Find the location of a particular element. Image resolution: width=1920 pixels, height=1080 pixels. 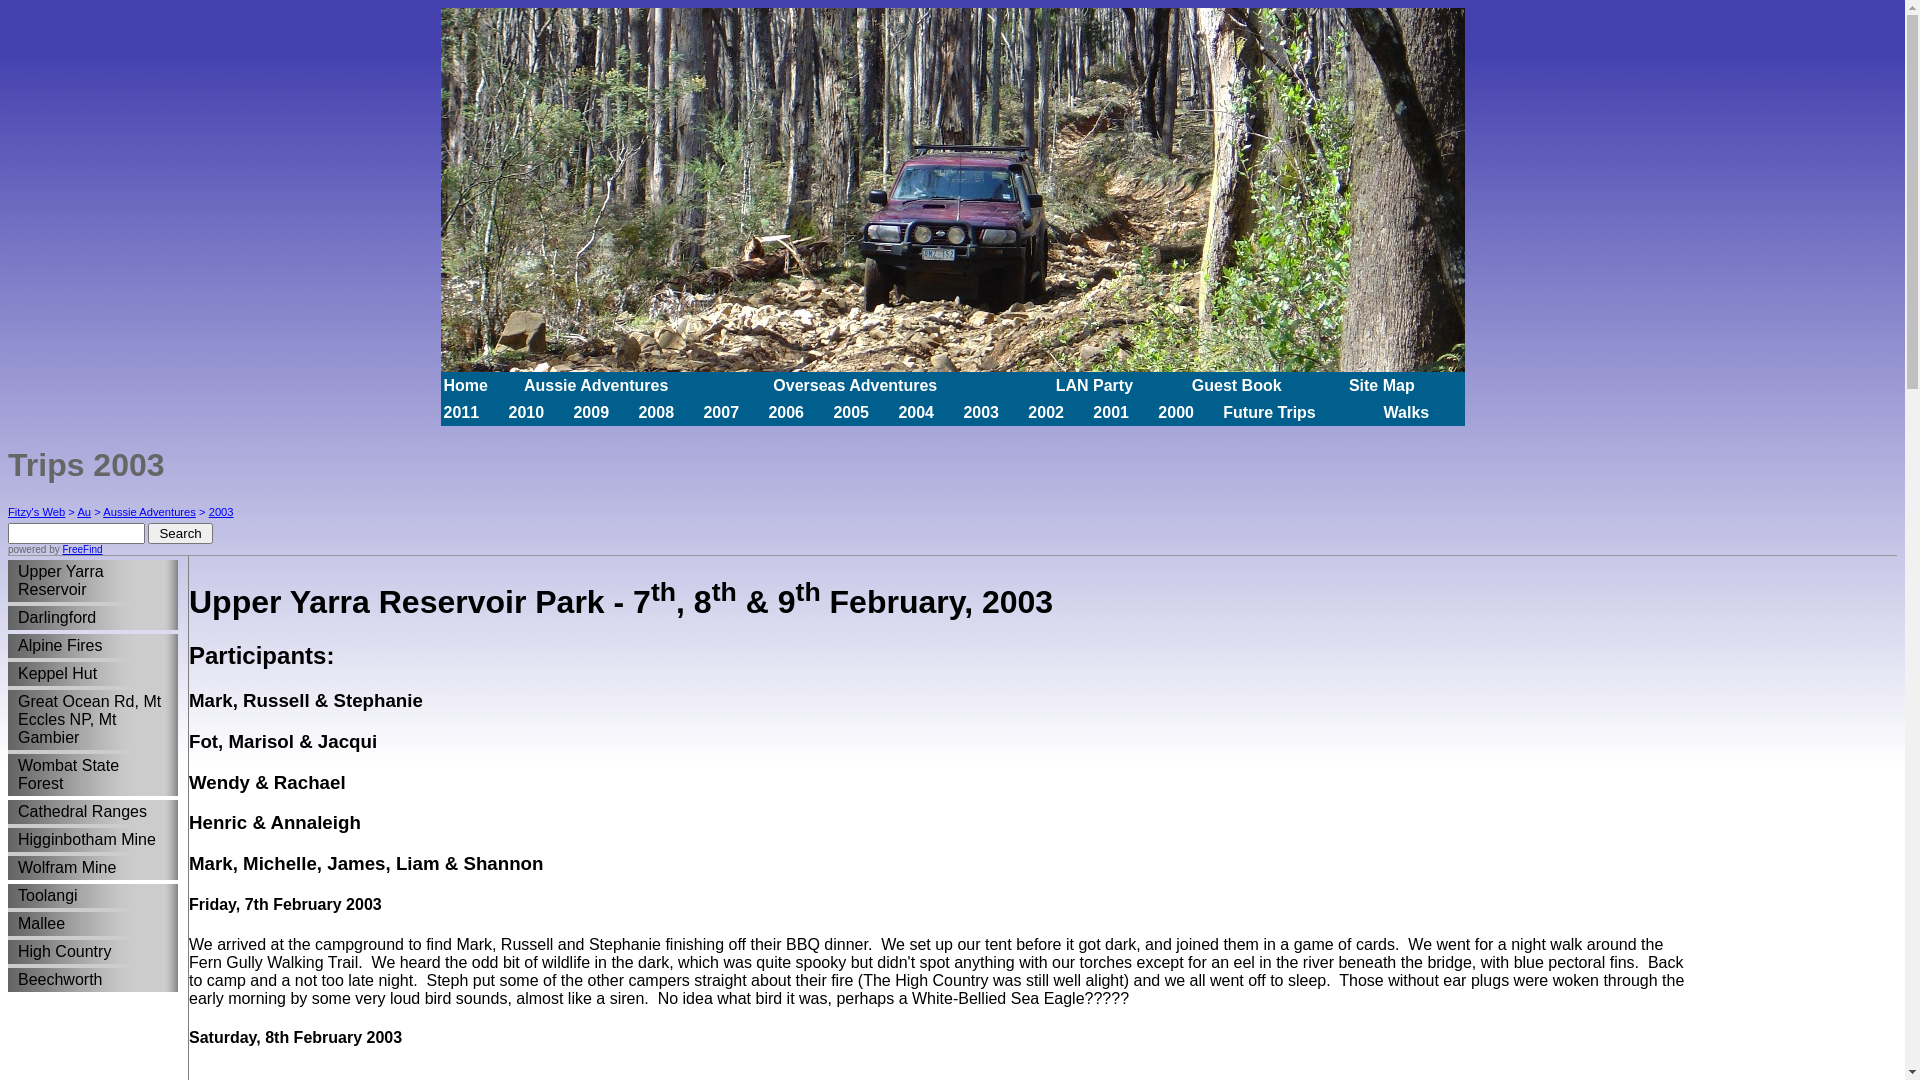

'Upper Yarra Reservoir' is located at coordinates (86, 581).